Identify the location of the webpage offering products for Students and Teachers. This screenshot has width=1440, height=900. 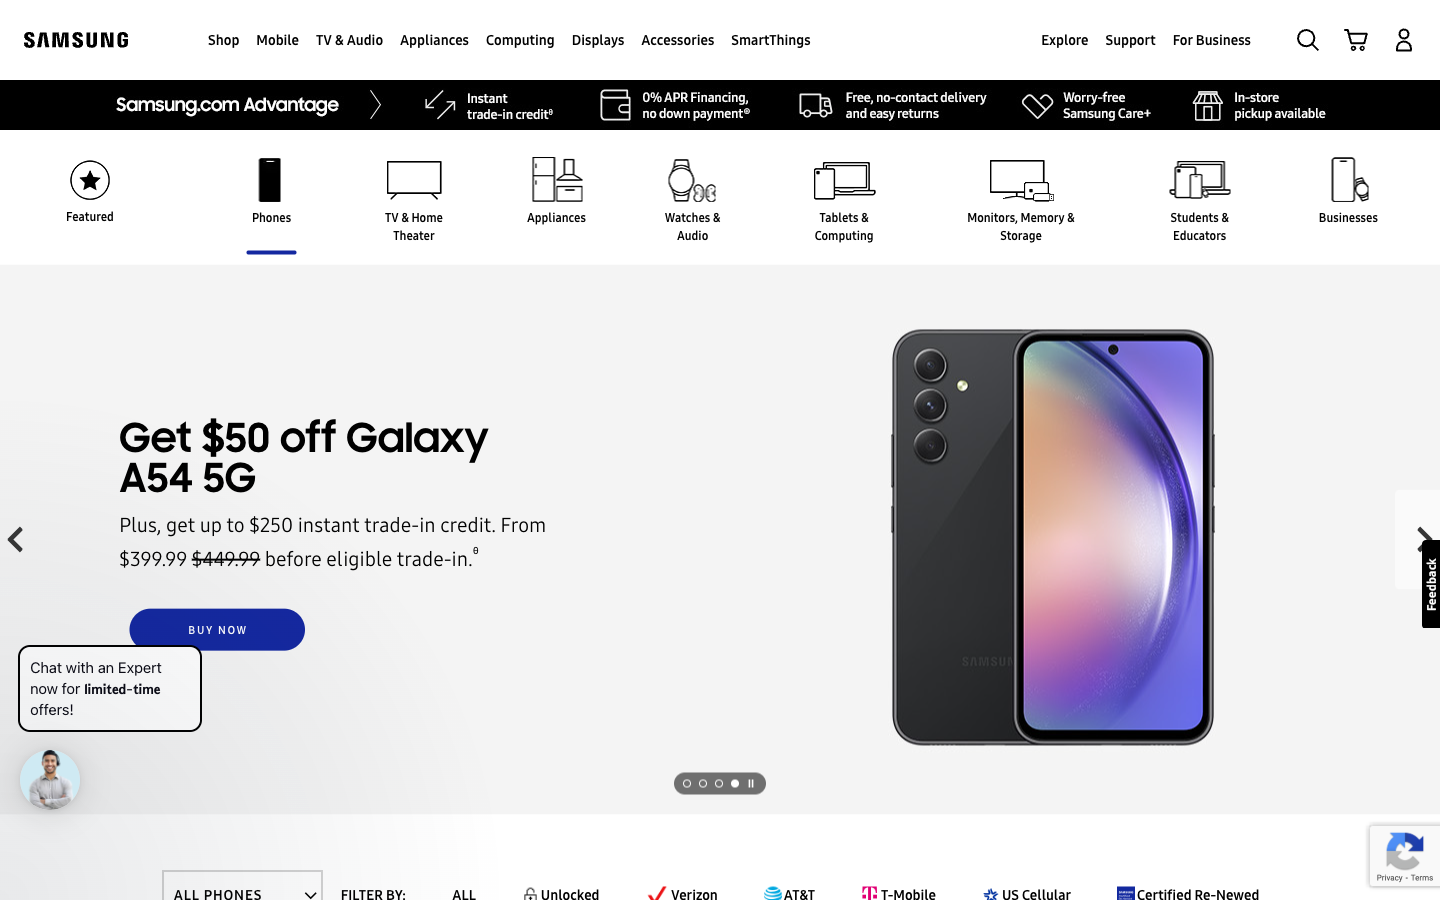
(1199, 225).